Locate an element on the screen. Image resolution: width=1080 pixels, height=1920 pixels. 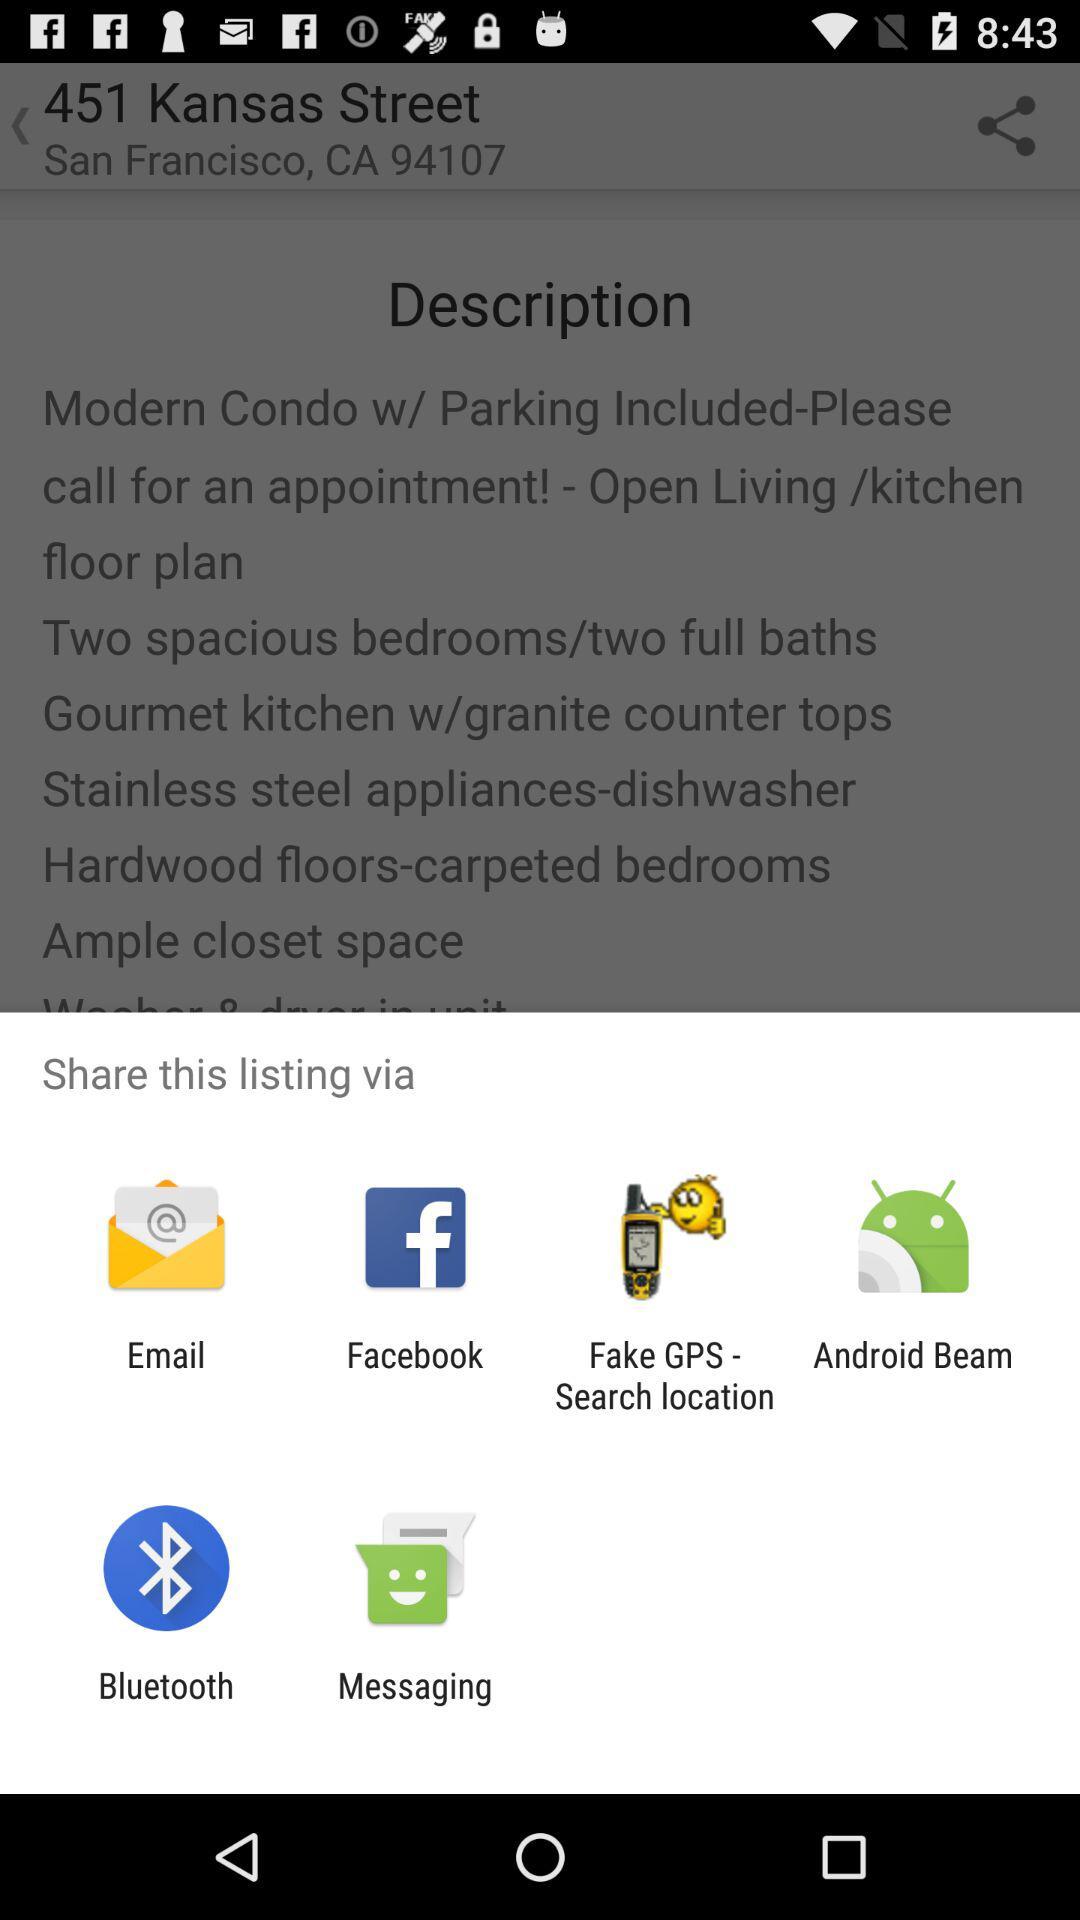
the item to the right of email icon is located at coordinates (414, 1374).